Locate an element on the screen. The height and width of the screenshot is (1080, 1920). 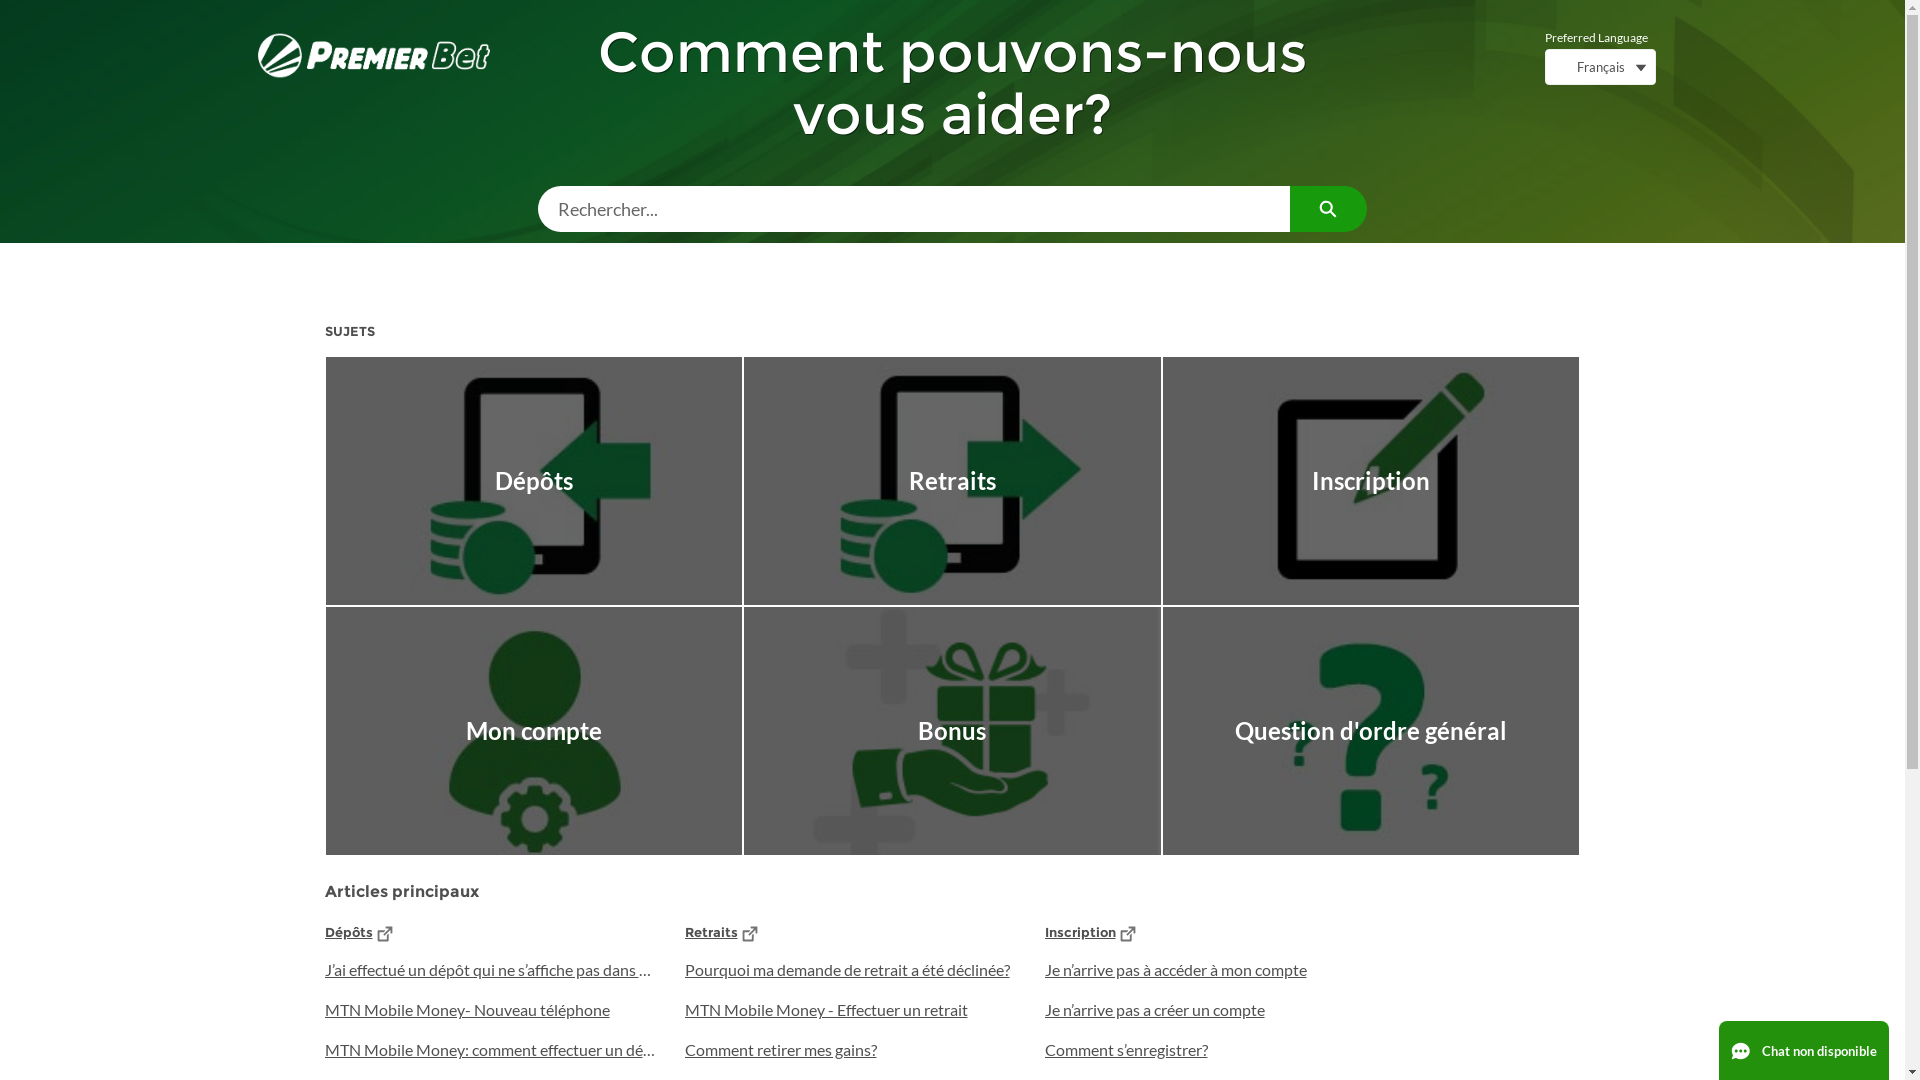
'Rechercher' is located at coordinates (1328, 208).